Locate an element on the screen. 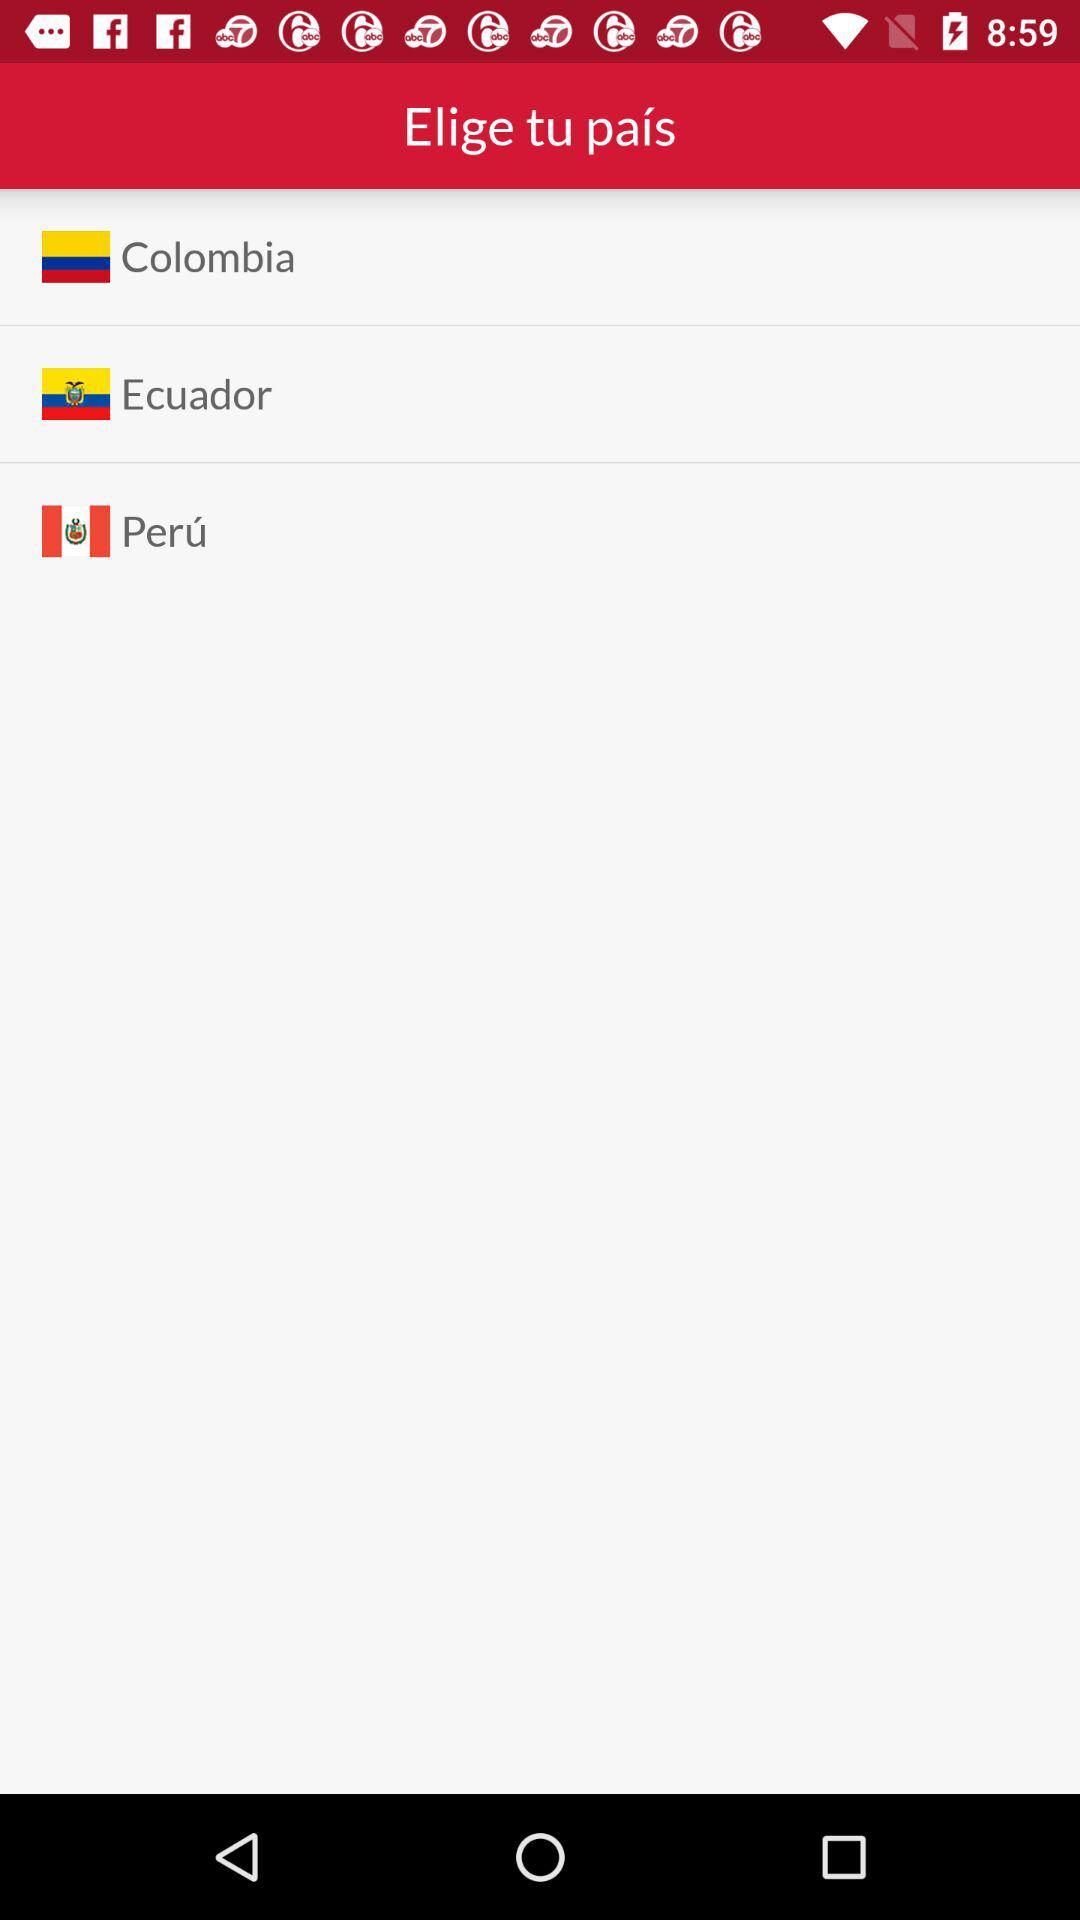  the ecuador app is located at coordinates (196, 394).